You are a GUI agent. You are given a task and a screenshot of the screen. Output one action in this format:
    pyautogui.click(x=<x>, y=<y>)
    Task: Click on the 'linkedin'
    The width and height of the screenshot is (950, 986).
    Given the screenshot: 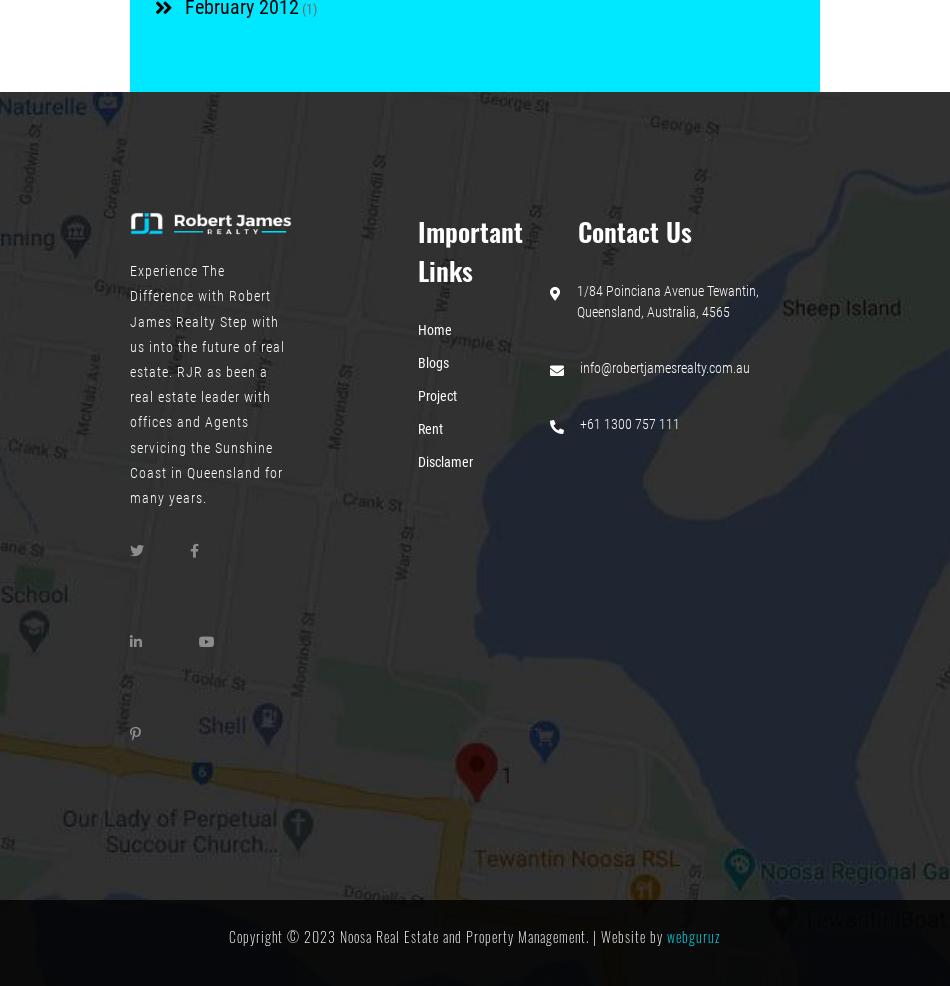 What is the action you would take?
    pyautogui.click(x=155, y=663)
    